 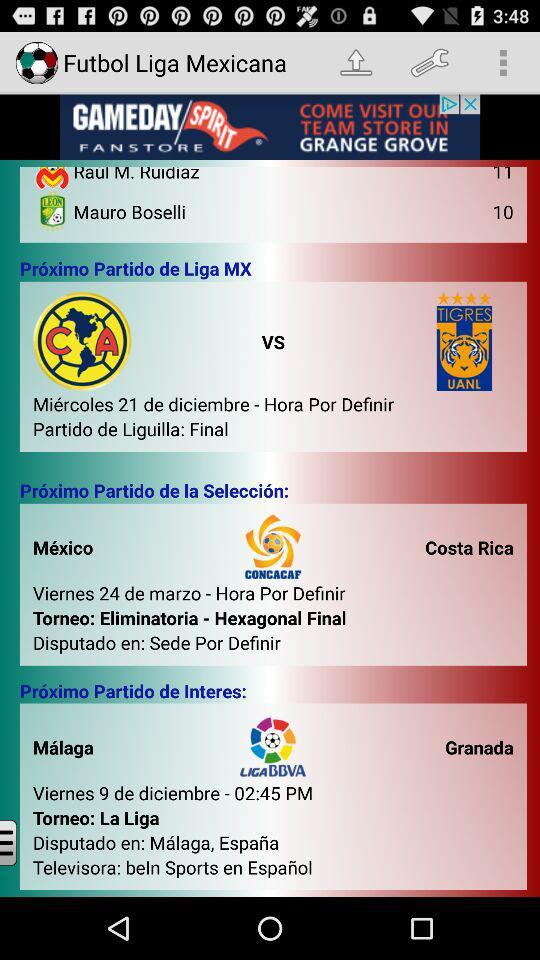 What do you see at coordinates (23, 841) in the screenshot?
I see `gives page options` at bounding box center [23, 841].